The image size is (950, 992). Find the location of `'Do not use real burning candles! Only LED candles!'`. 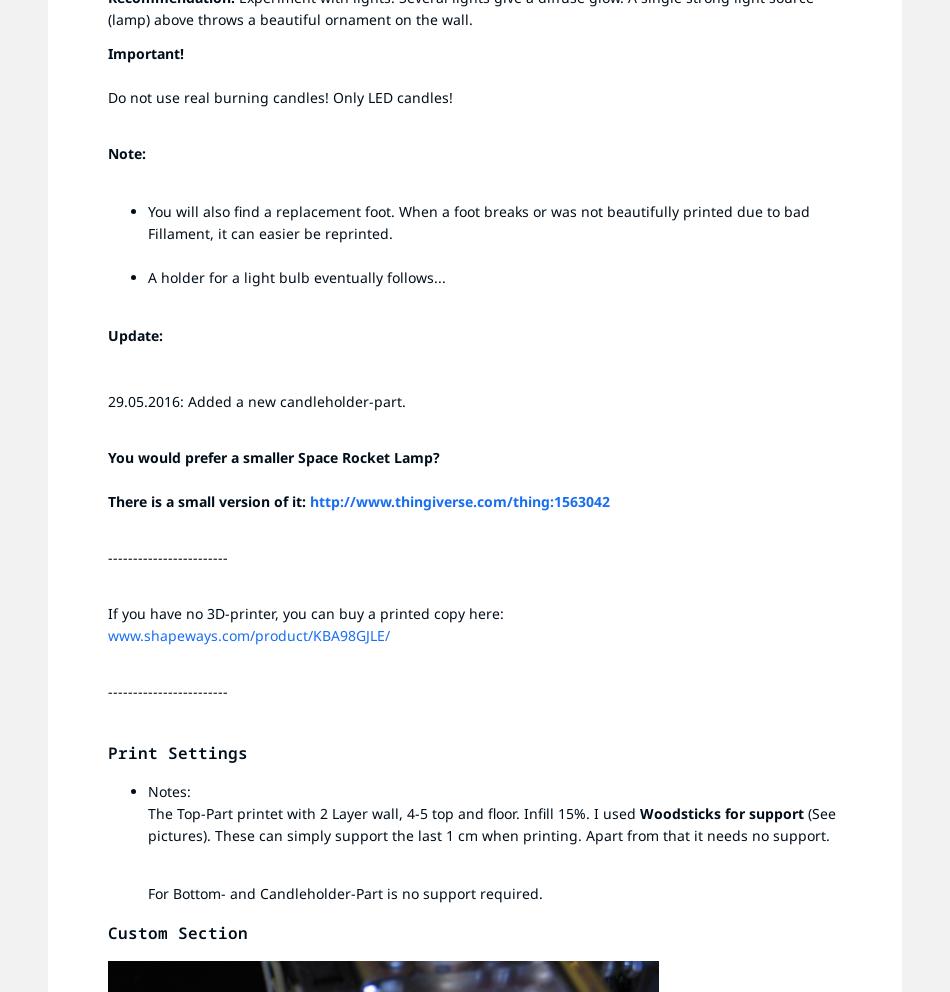

'Do not use real burning candles! Only LED candles!' is located at coordinates (279, 96).